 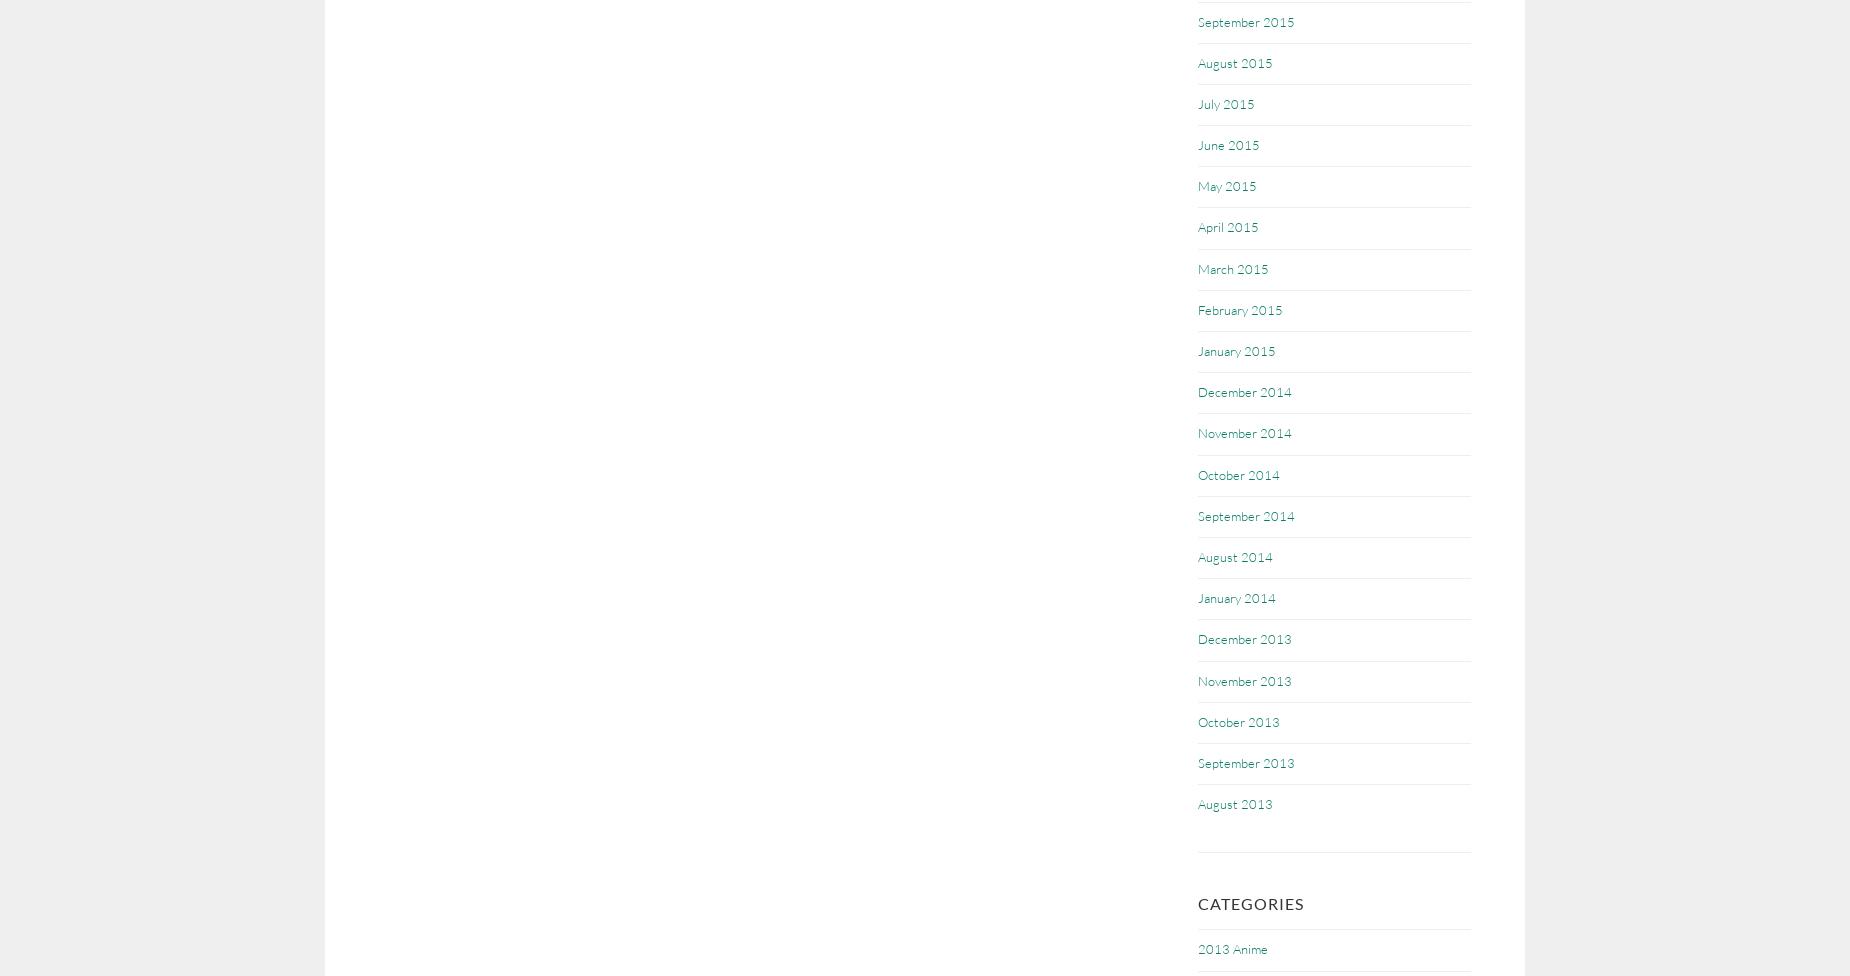 What do you see at coordinates (1235, 350) in the screenshot?
I see `'January 2015'` at bounding box center [1235, 350].